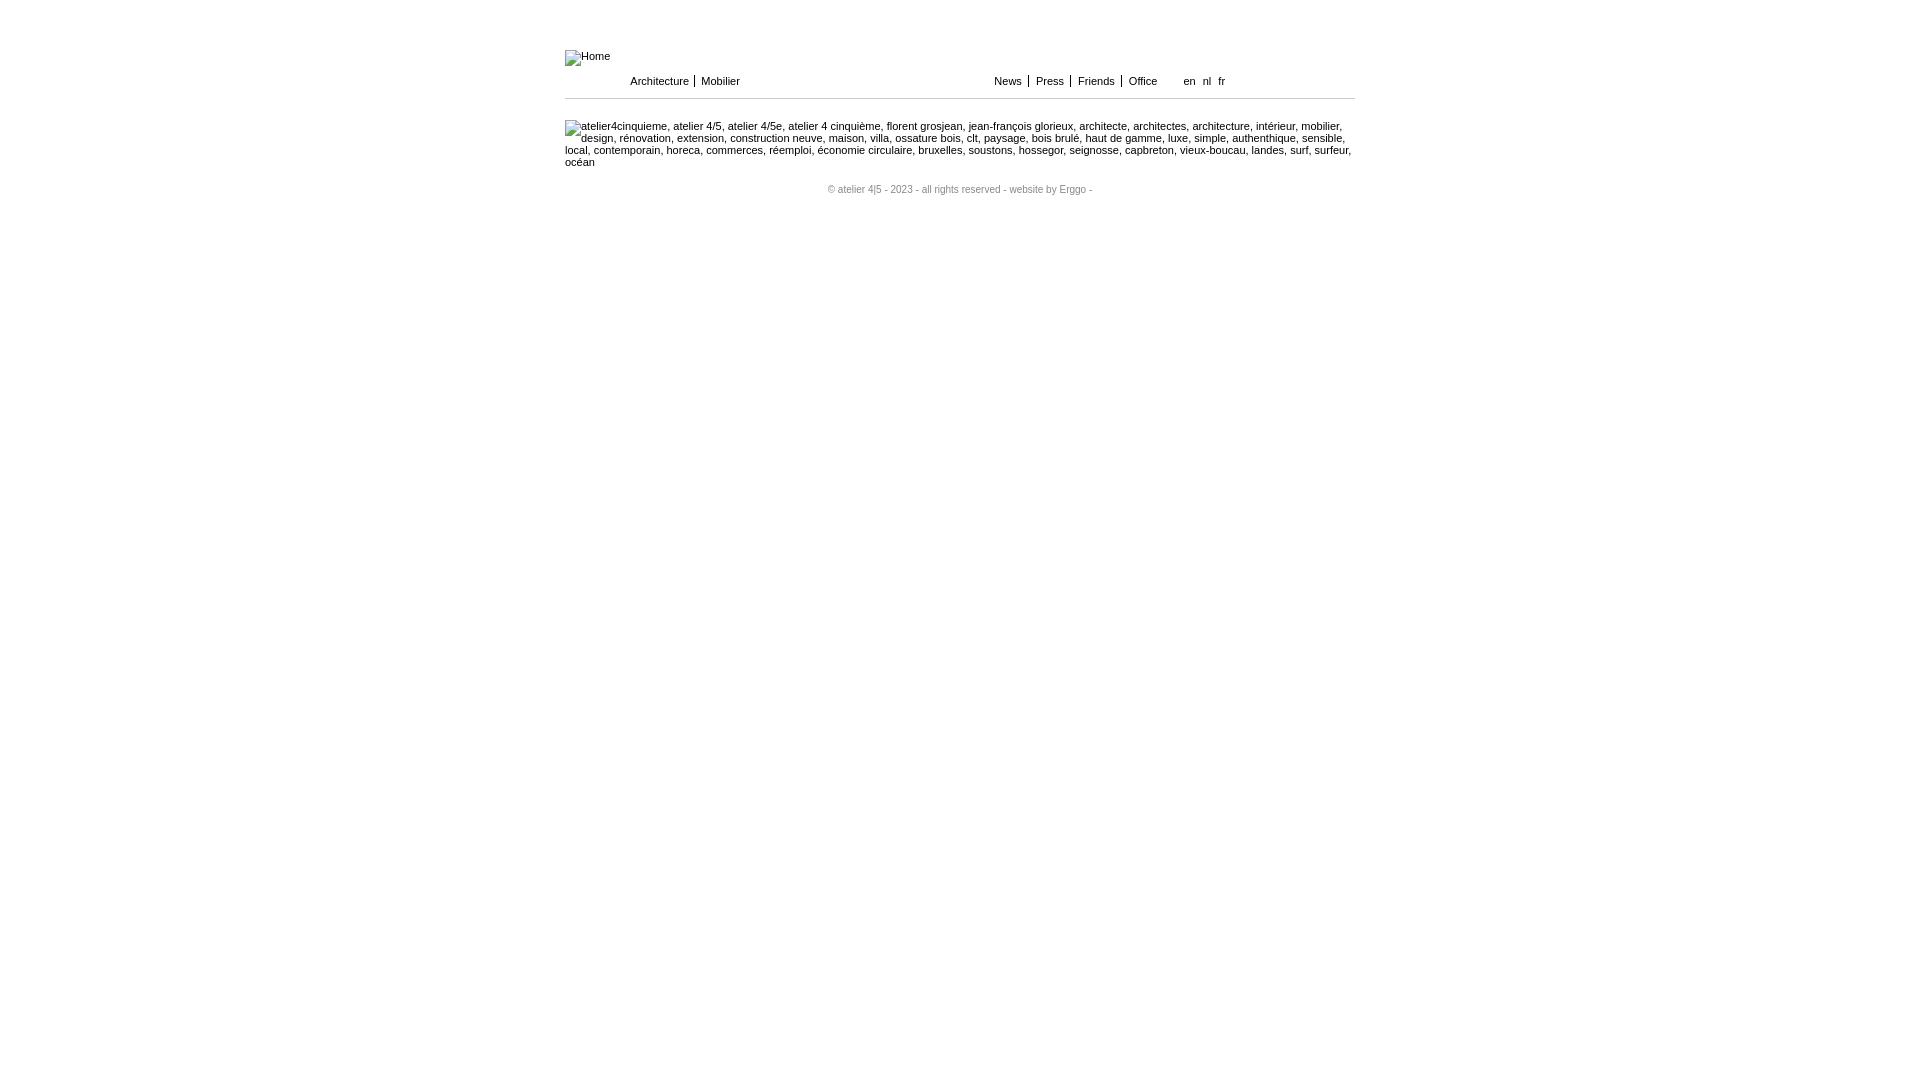  What do you see at coordinates (1009, 80) in the screenshot?
I see `'News'` at bounding box center [1009, 80].